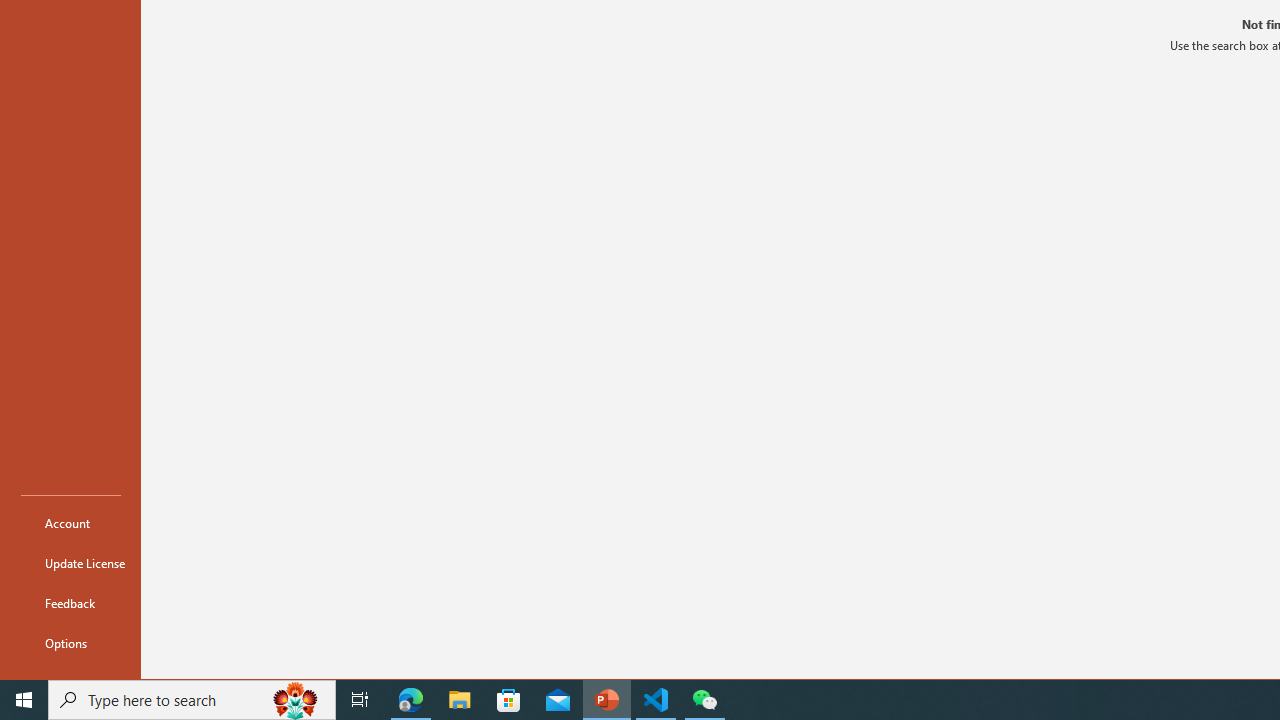  Describe the element at coordinates (71, 642) in the screenshot. I see `'Options'` at that location.